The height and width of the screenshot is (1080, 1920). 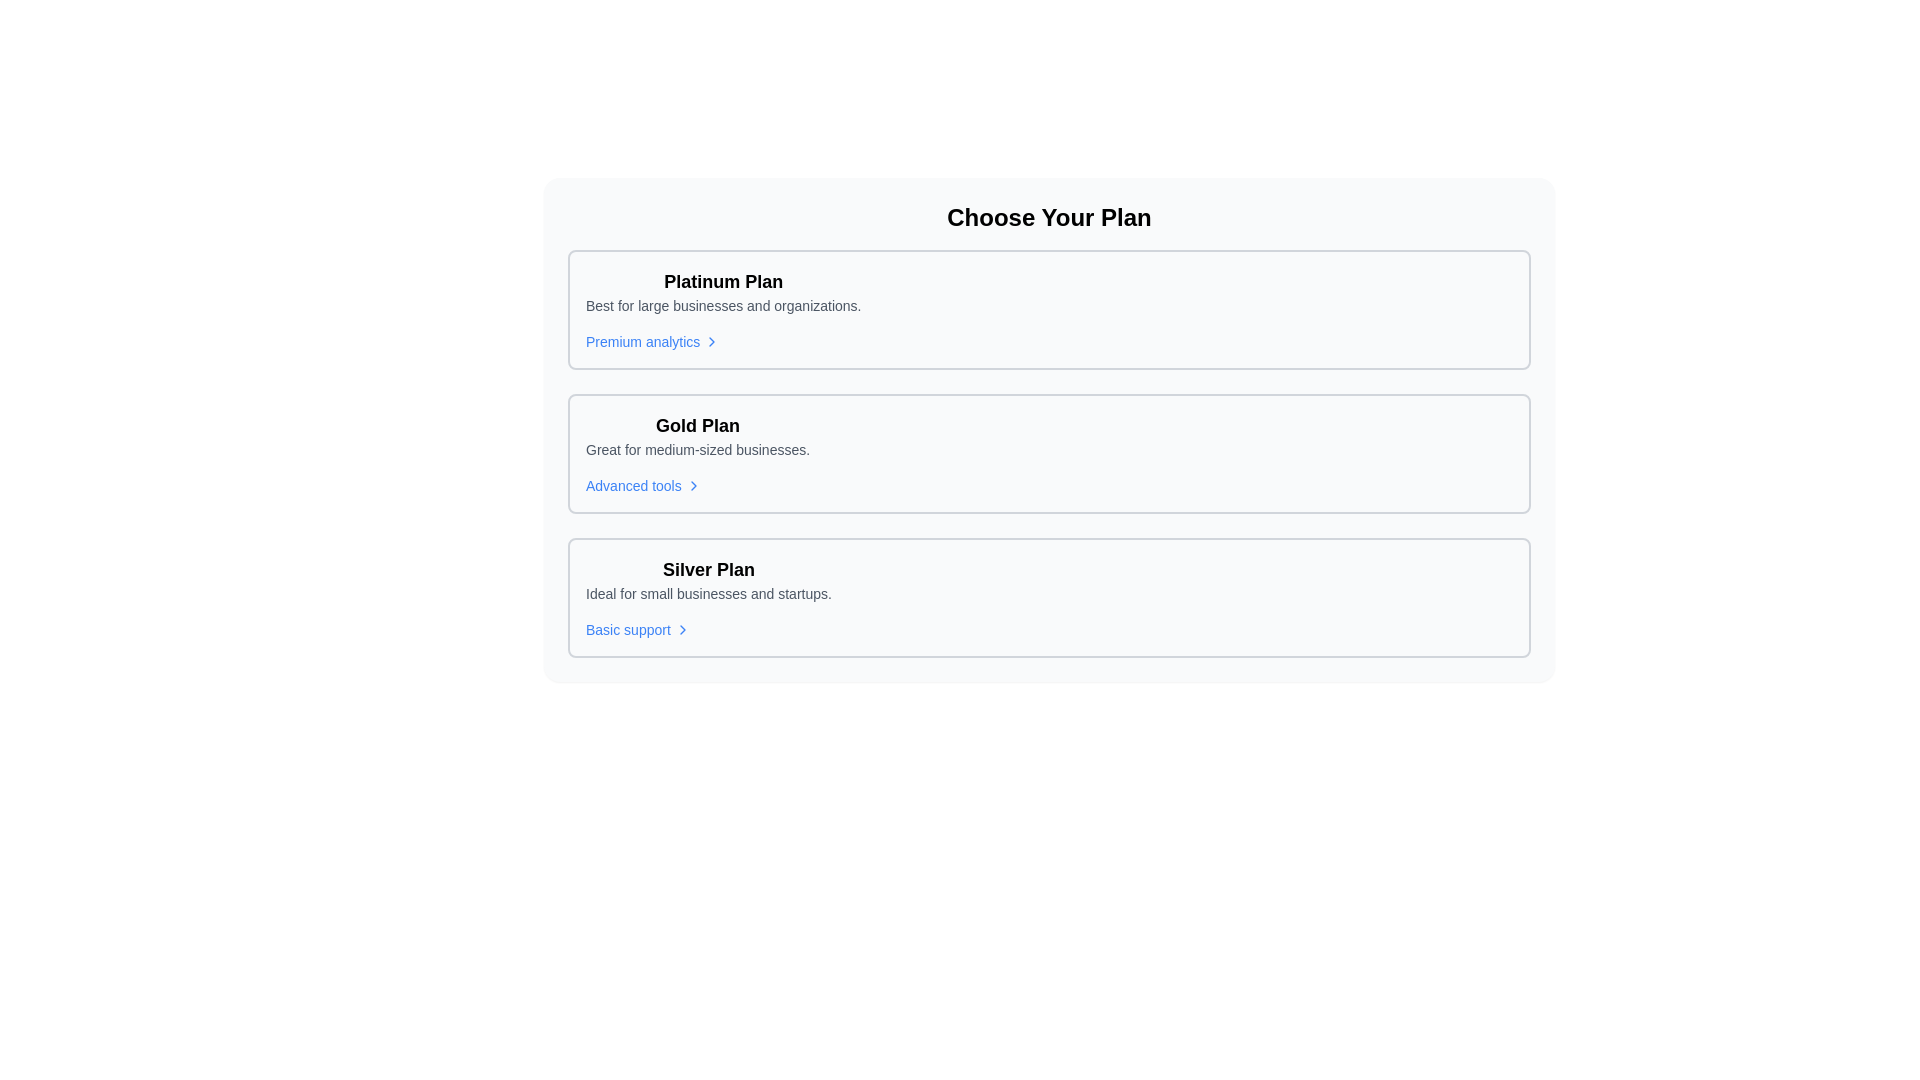 I want to click on the text that reads 'Ideal for small businesses and startups.' which is styled in a smaller font size and gray color, located below the 'Silver Plan' heading, so click(x=708, y=593).